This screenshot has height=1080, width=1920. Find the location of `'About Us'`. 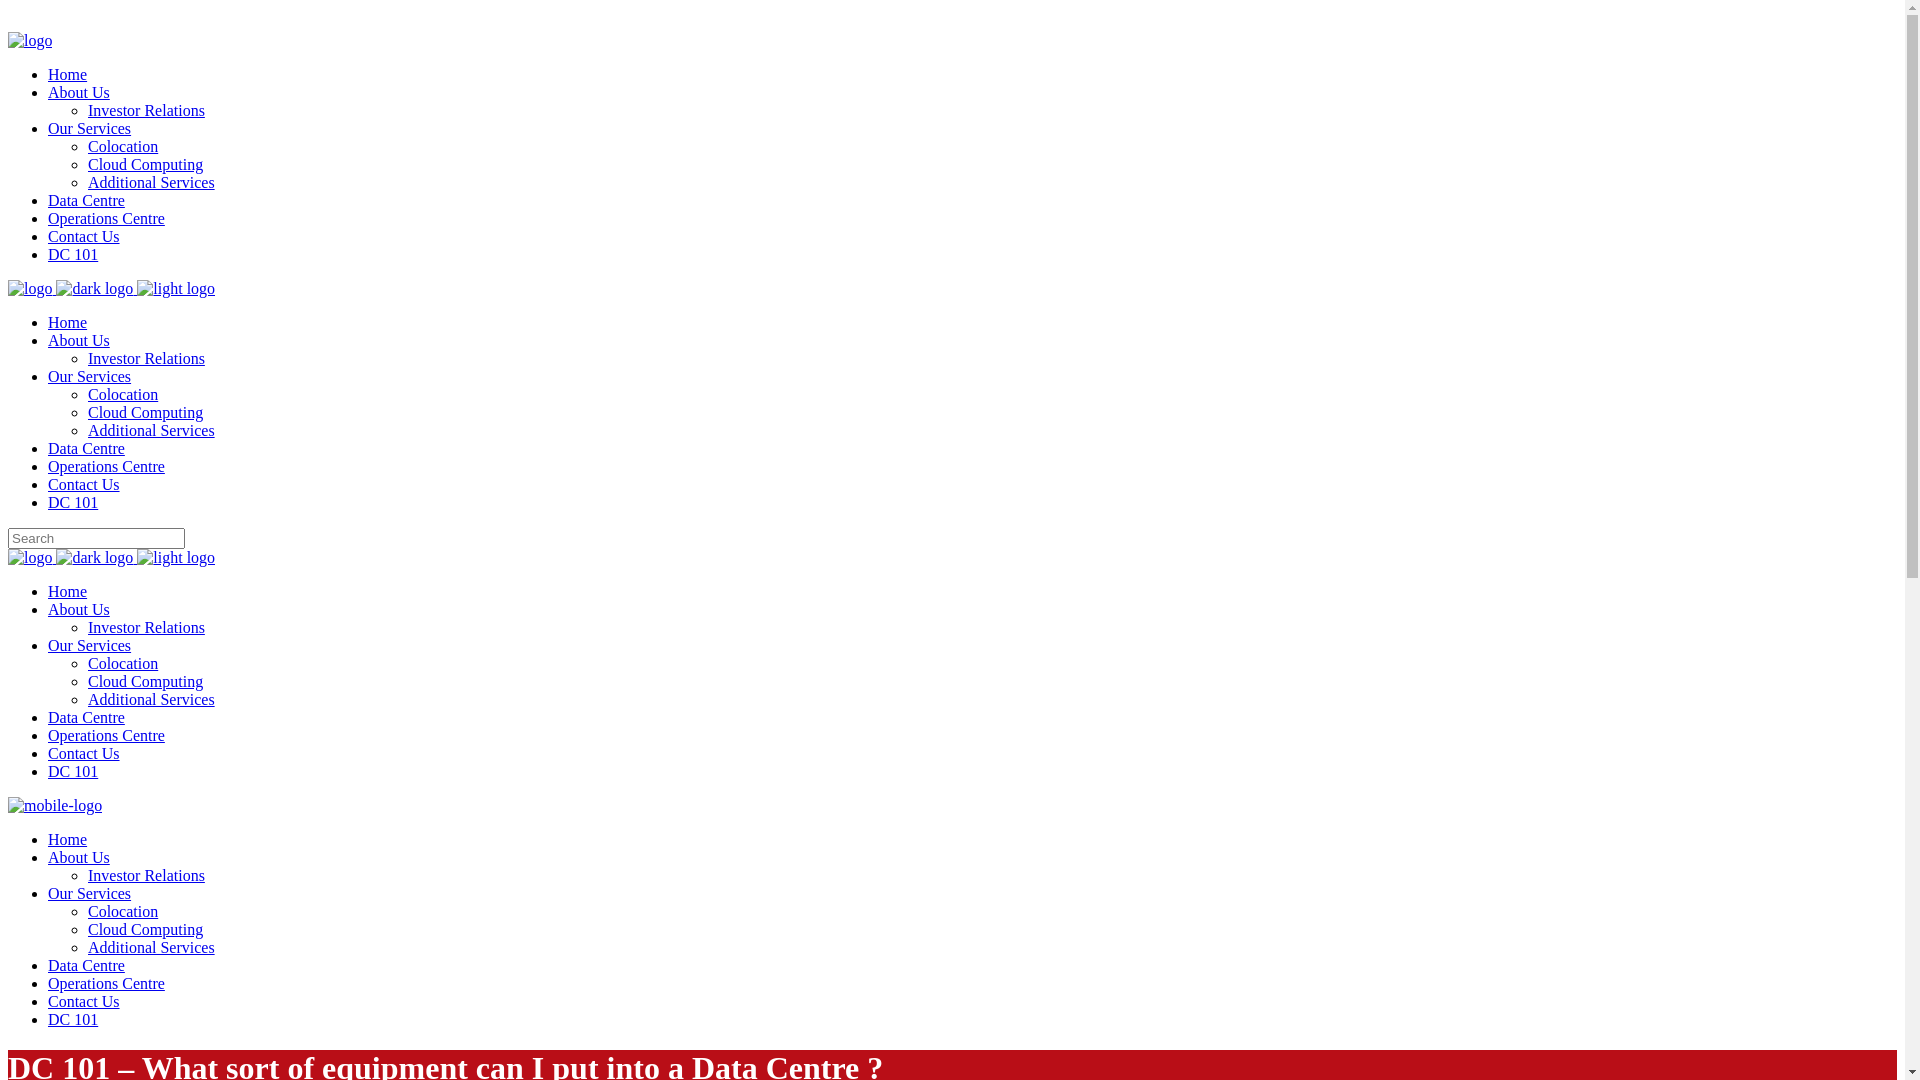

'About Us' is located at coordinates (78, 339).